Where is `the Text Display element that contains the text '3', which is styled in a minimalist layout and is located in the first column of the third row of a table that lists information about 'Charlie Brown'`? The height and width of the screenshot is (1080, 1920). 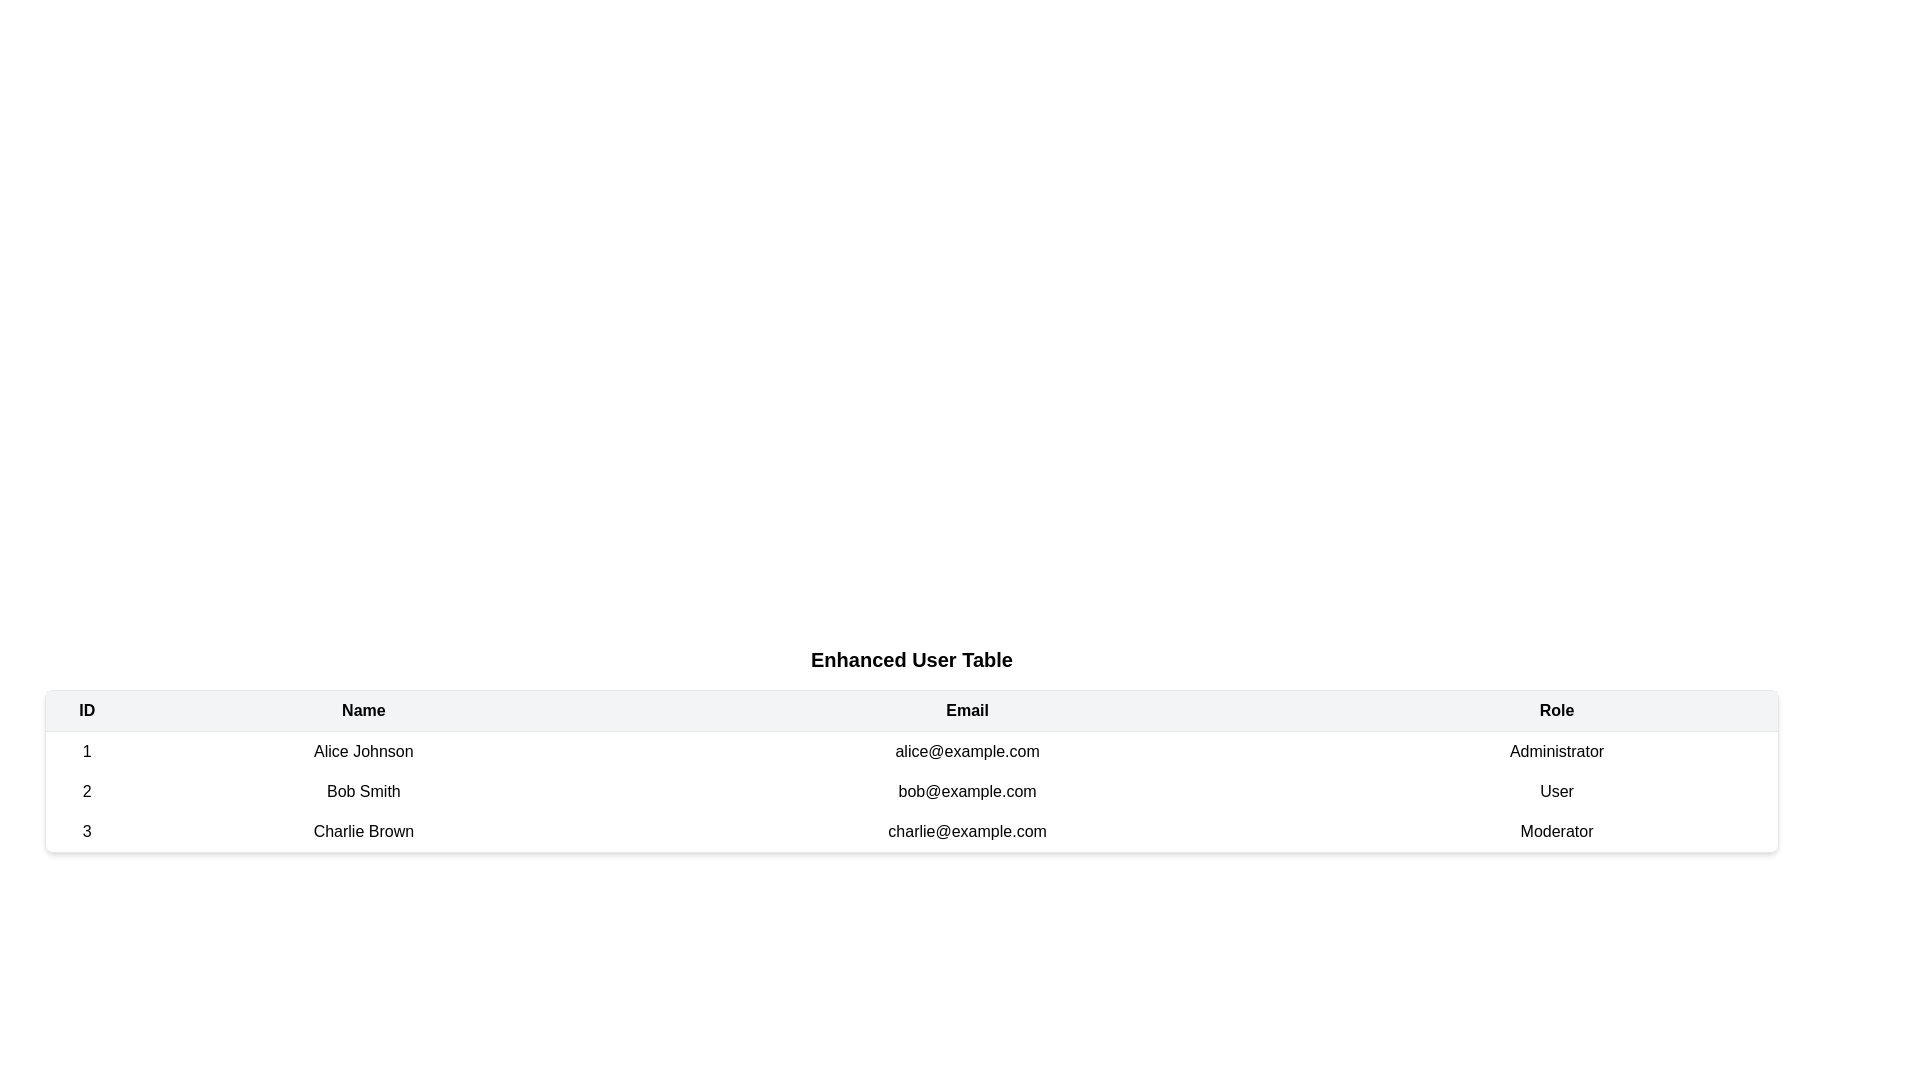 the Text Display element that contains the text '3', which is styled in a minimalist layout and is located in the first column of the third row of a table that lists information about 'Charlie Brown' is located at coordinates (86, 832).